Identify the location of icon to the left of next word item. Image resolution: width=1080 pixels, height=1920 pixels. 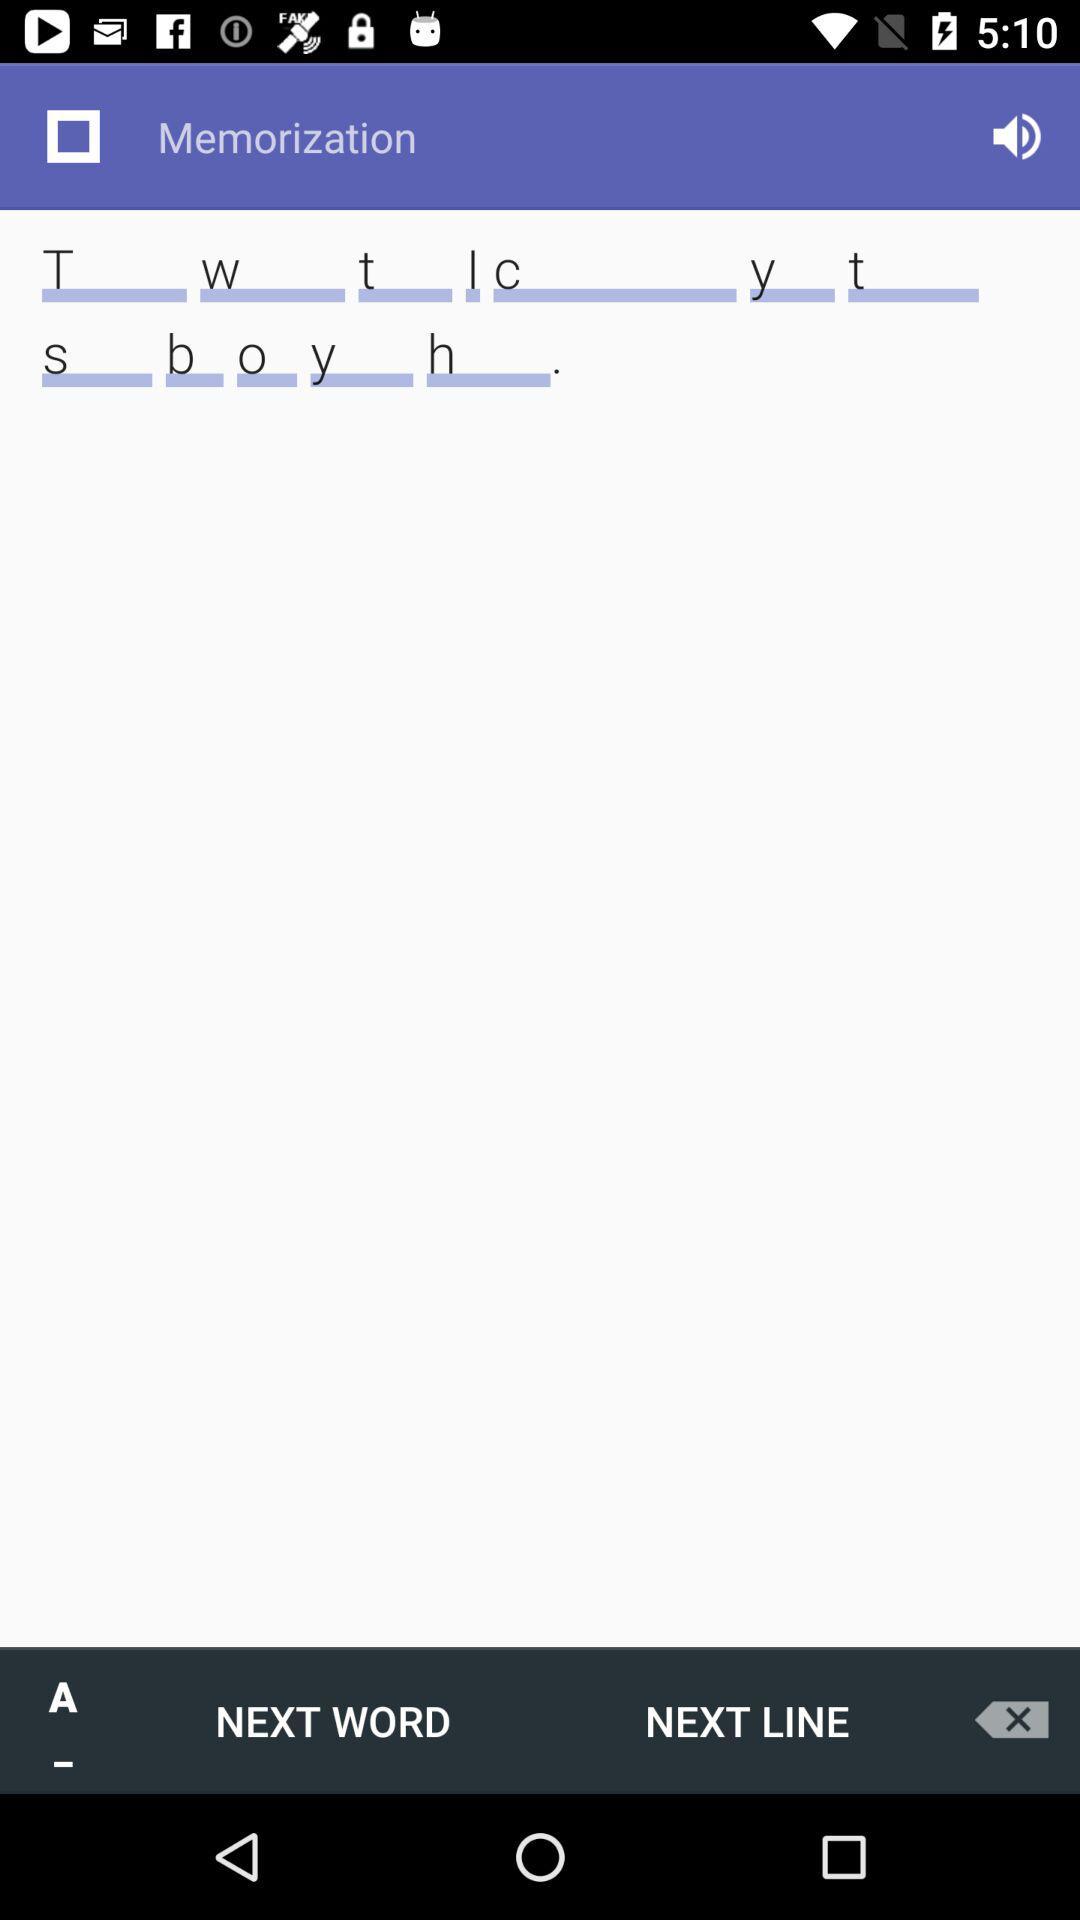
(61, 1719).